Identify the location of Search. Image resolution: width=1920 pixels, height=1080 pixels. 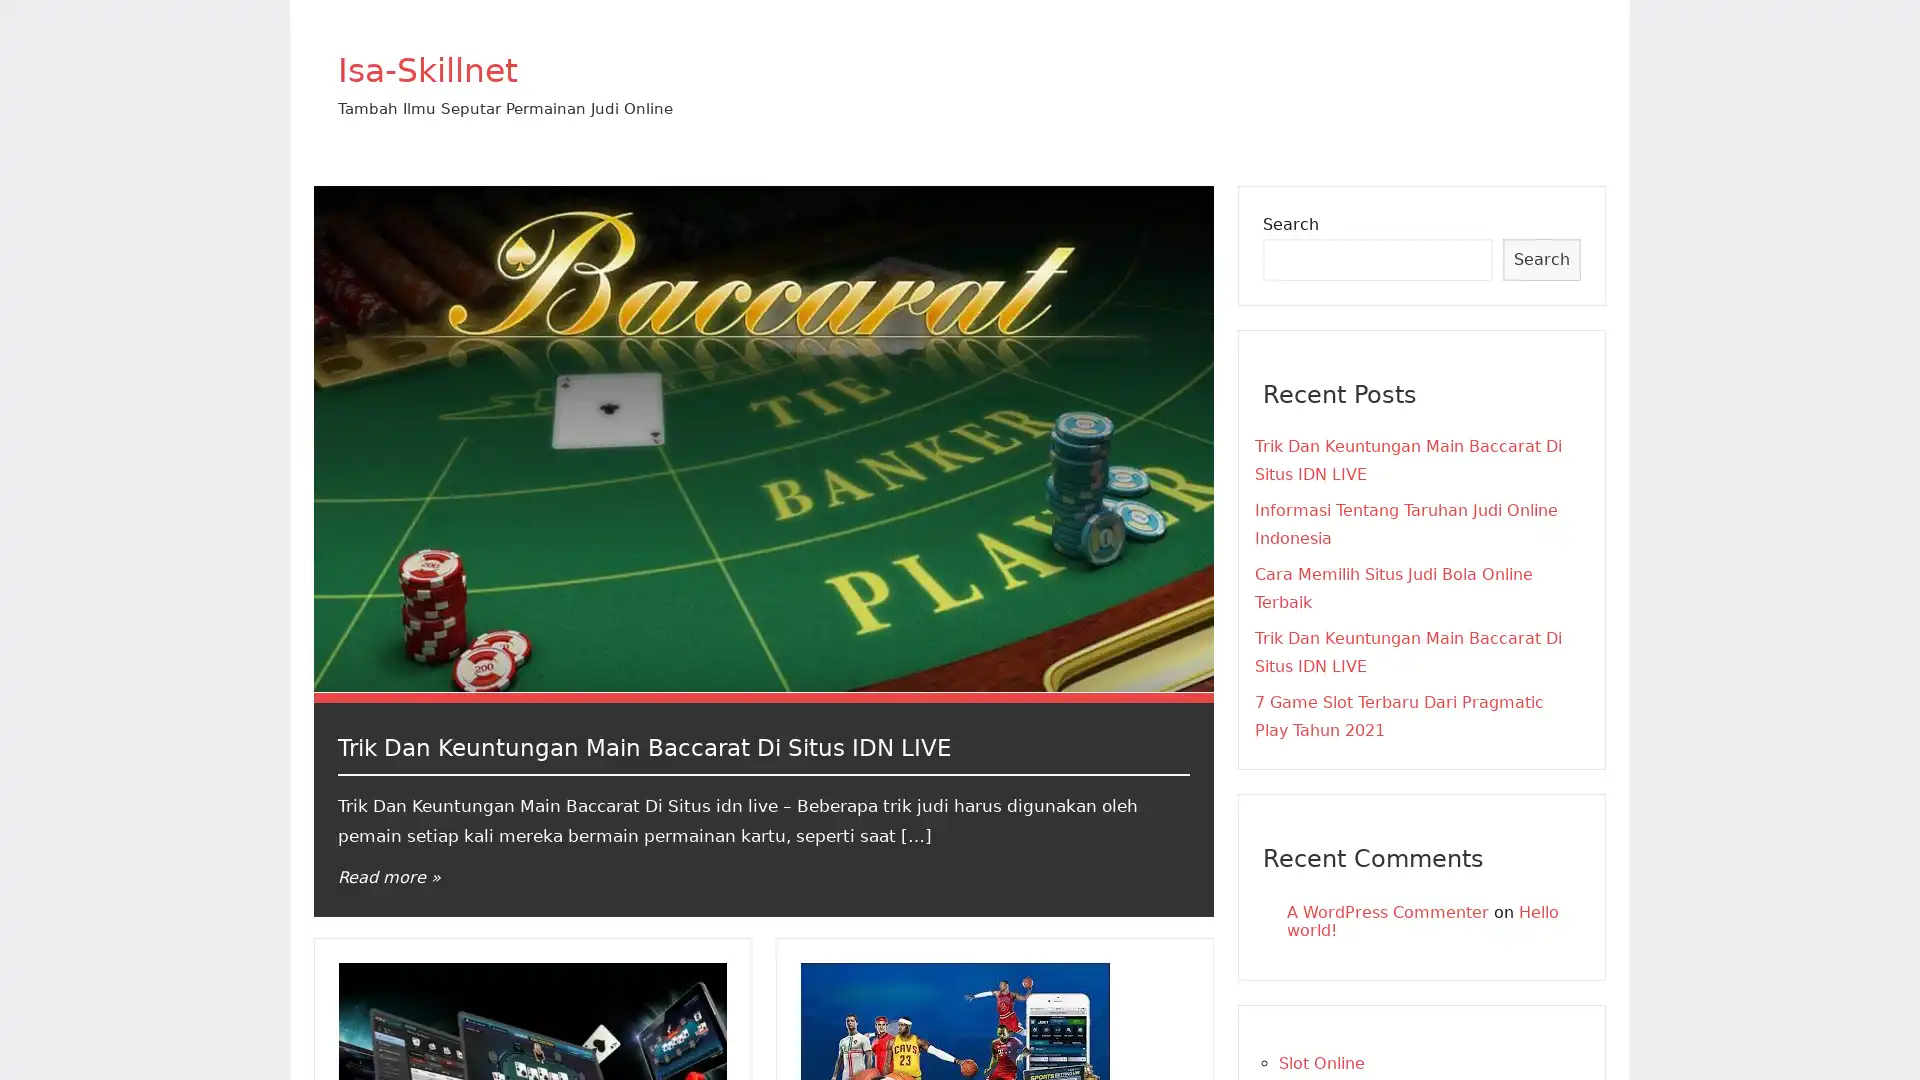
(1540, 258).